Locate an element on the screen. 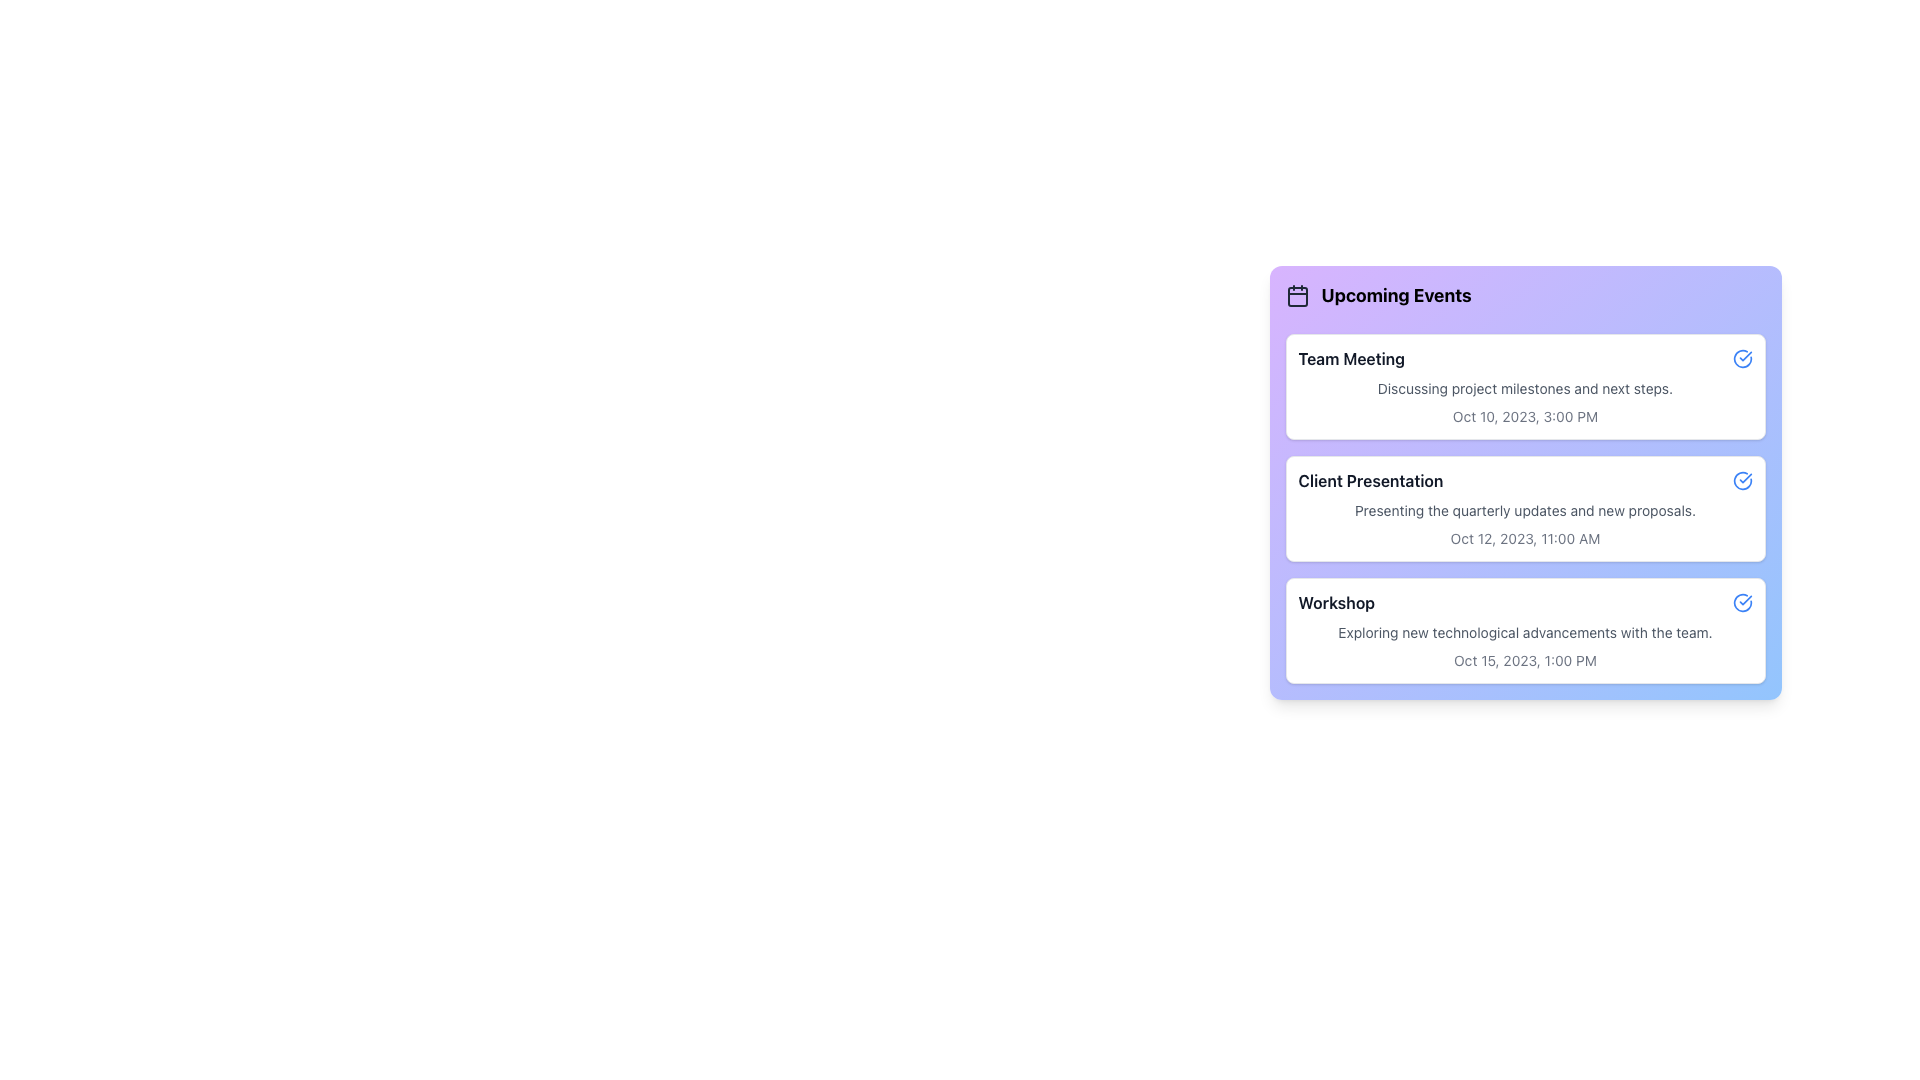 The width and height of the screenshot is (1920, 1080). the Text label displaying the date of the 'Workshop' event, located in the third item of the vertical list of upcoming events, to the left of '1:00 PM' is located at coordinates (1495, 660).